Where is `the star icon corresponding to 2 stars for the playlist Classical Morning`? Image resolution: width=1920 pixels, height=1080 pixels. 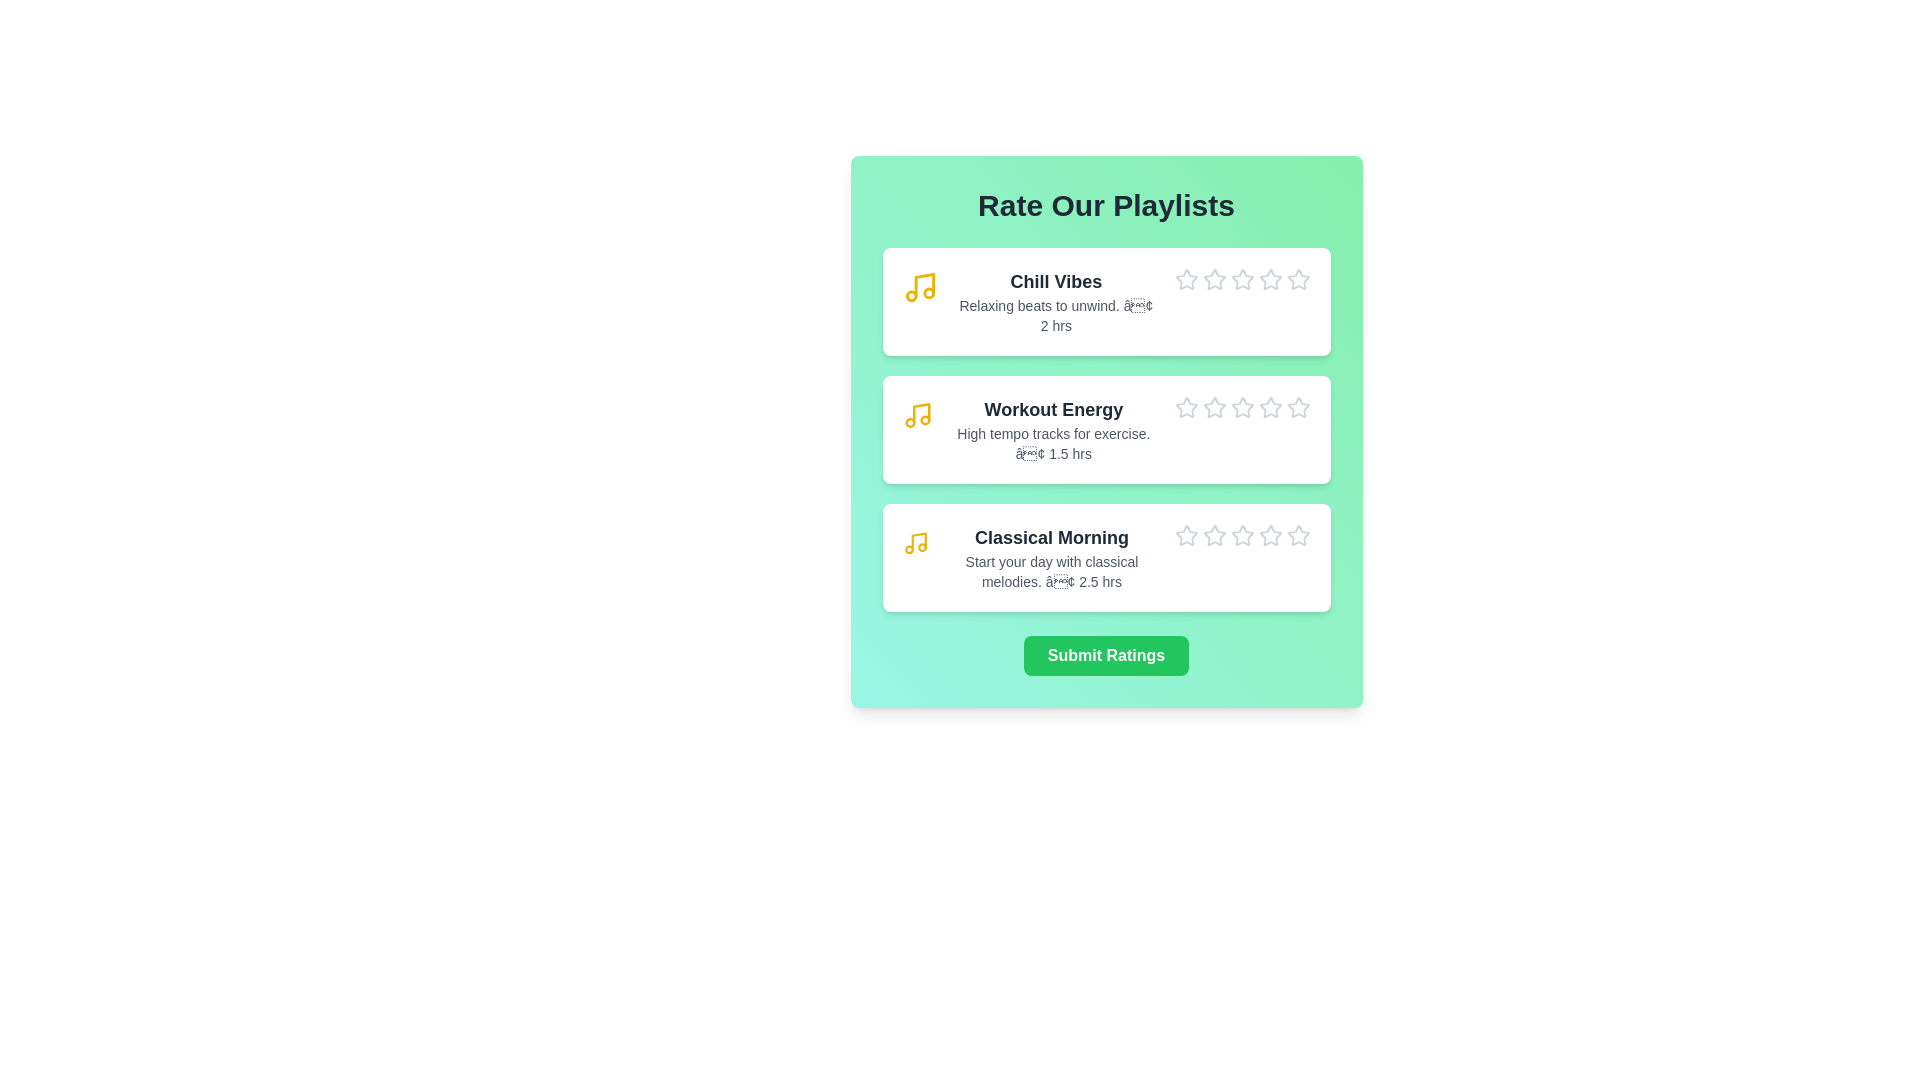
the star icon corresponding to 2 stars for the playlist Classical Morning is located at coordinates (1201, 523).